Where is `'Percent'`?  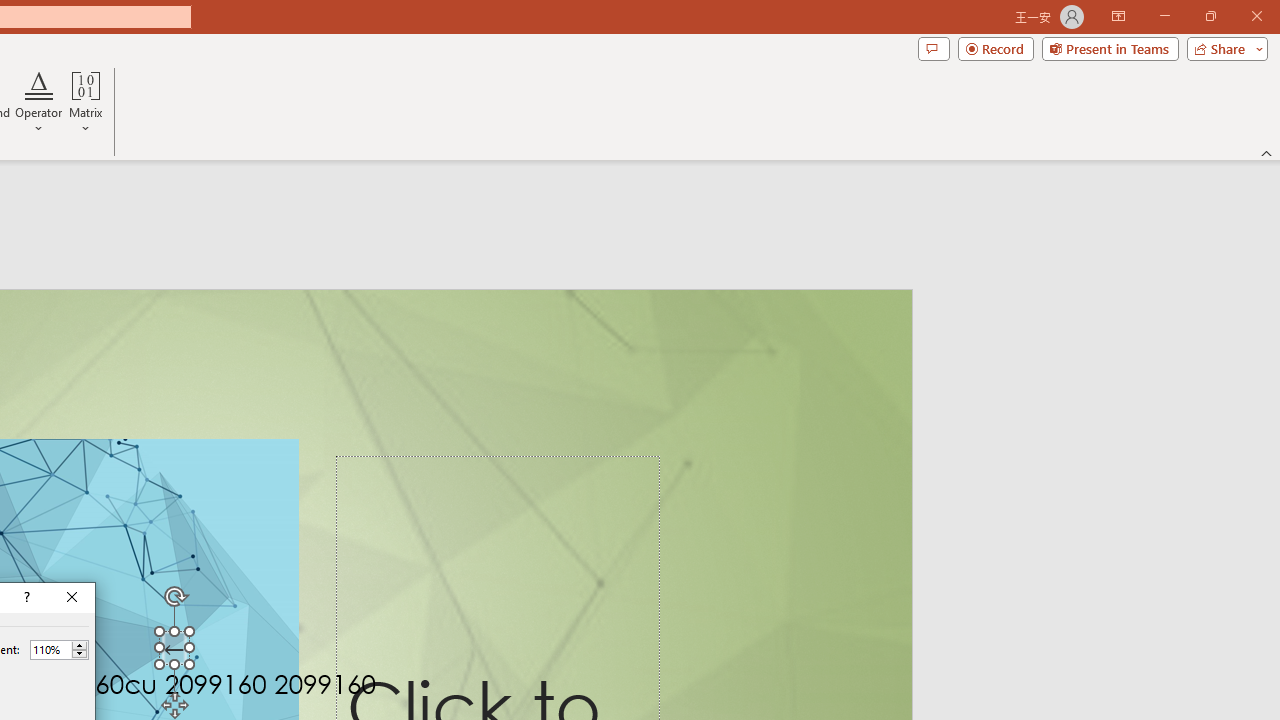 'Percent' is located at coordinates (59, 650).